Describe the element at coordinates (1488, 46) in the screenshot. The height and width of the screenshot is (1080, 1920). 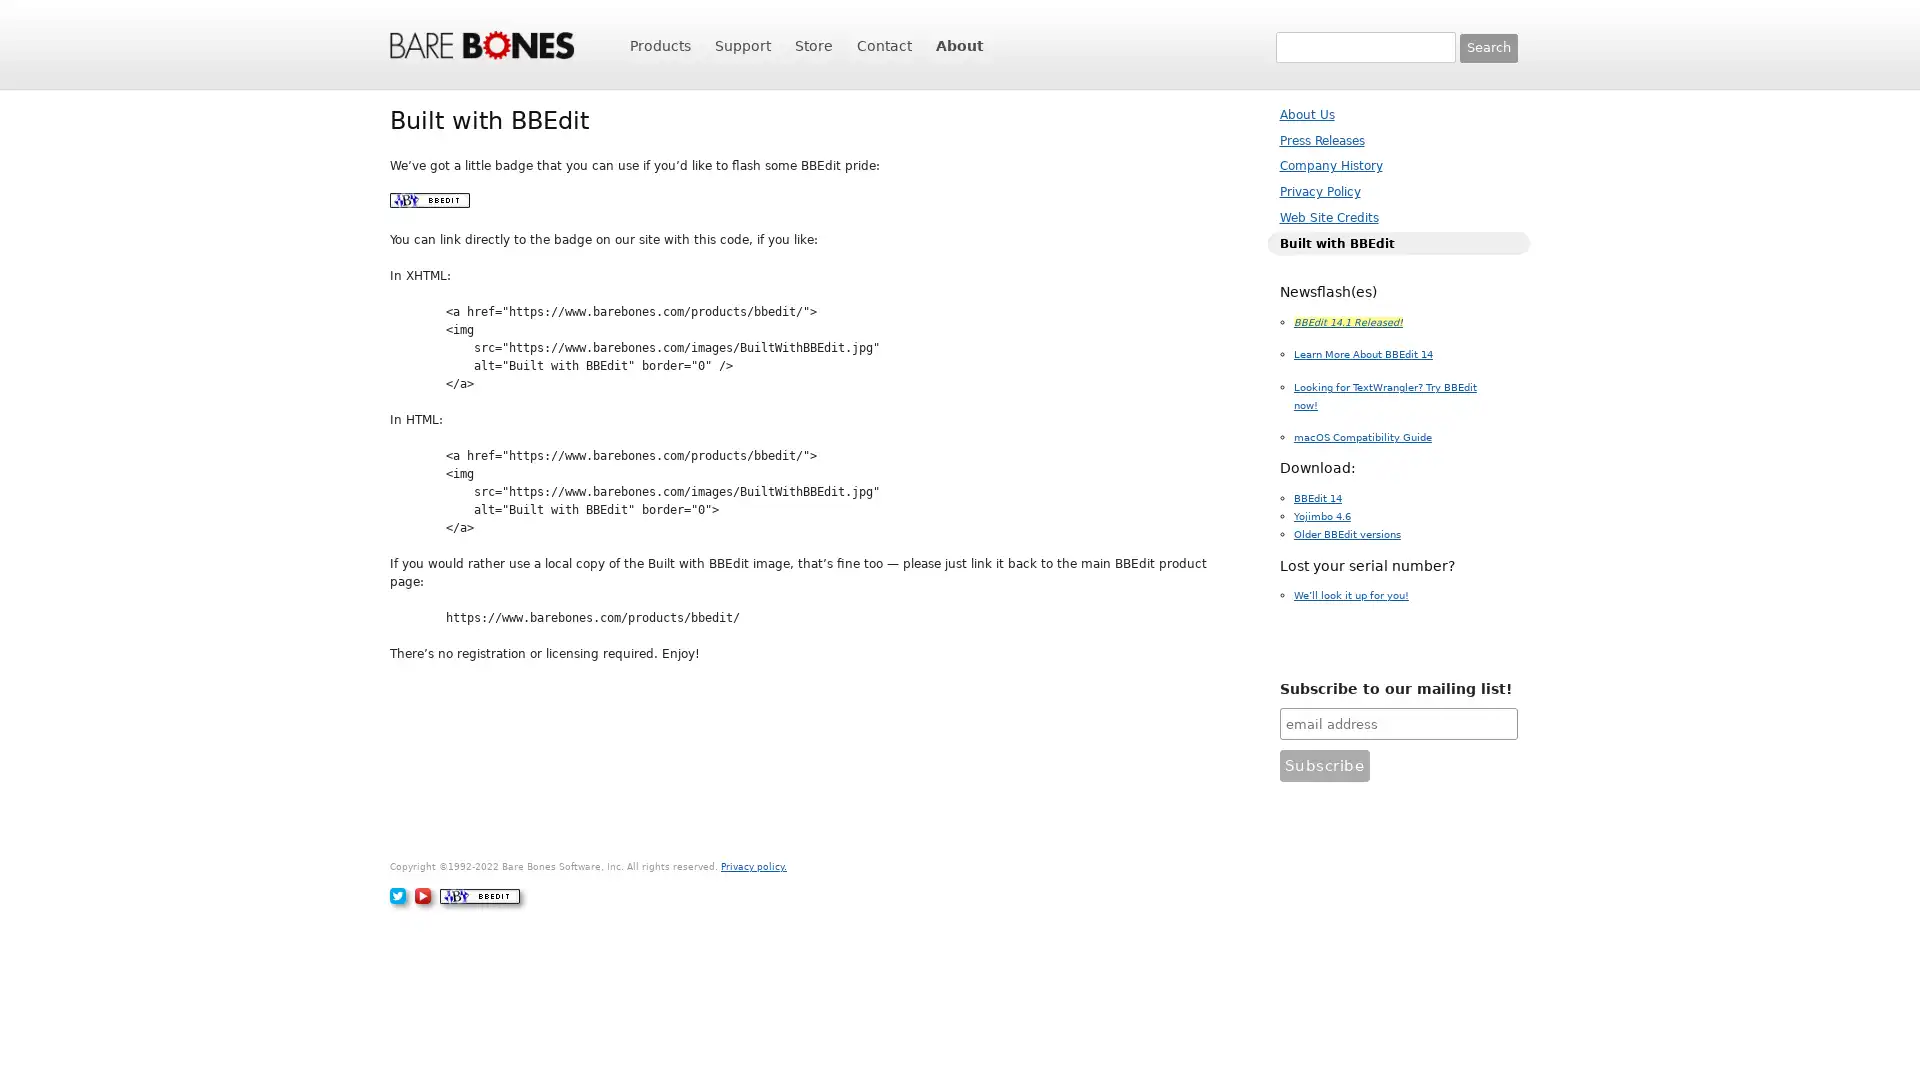
I see `Search` at that location.